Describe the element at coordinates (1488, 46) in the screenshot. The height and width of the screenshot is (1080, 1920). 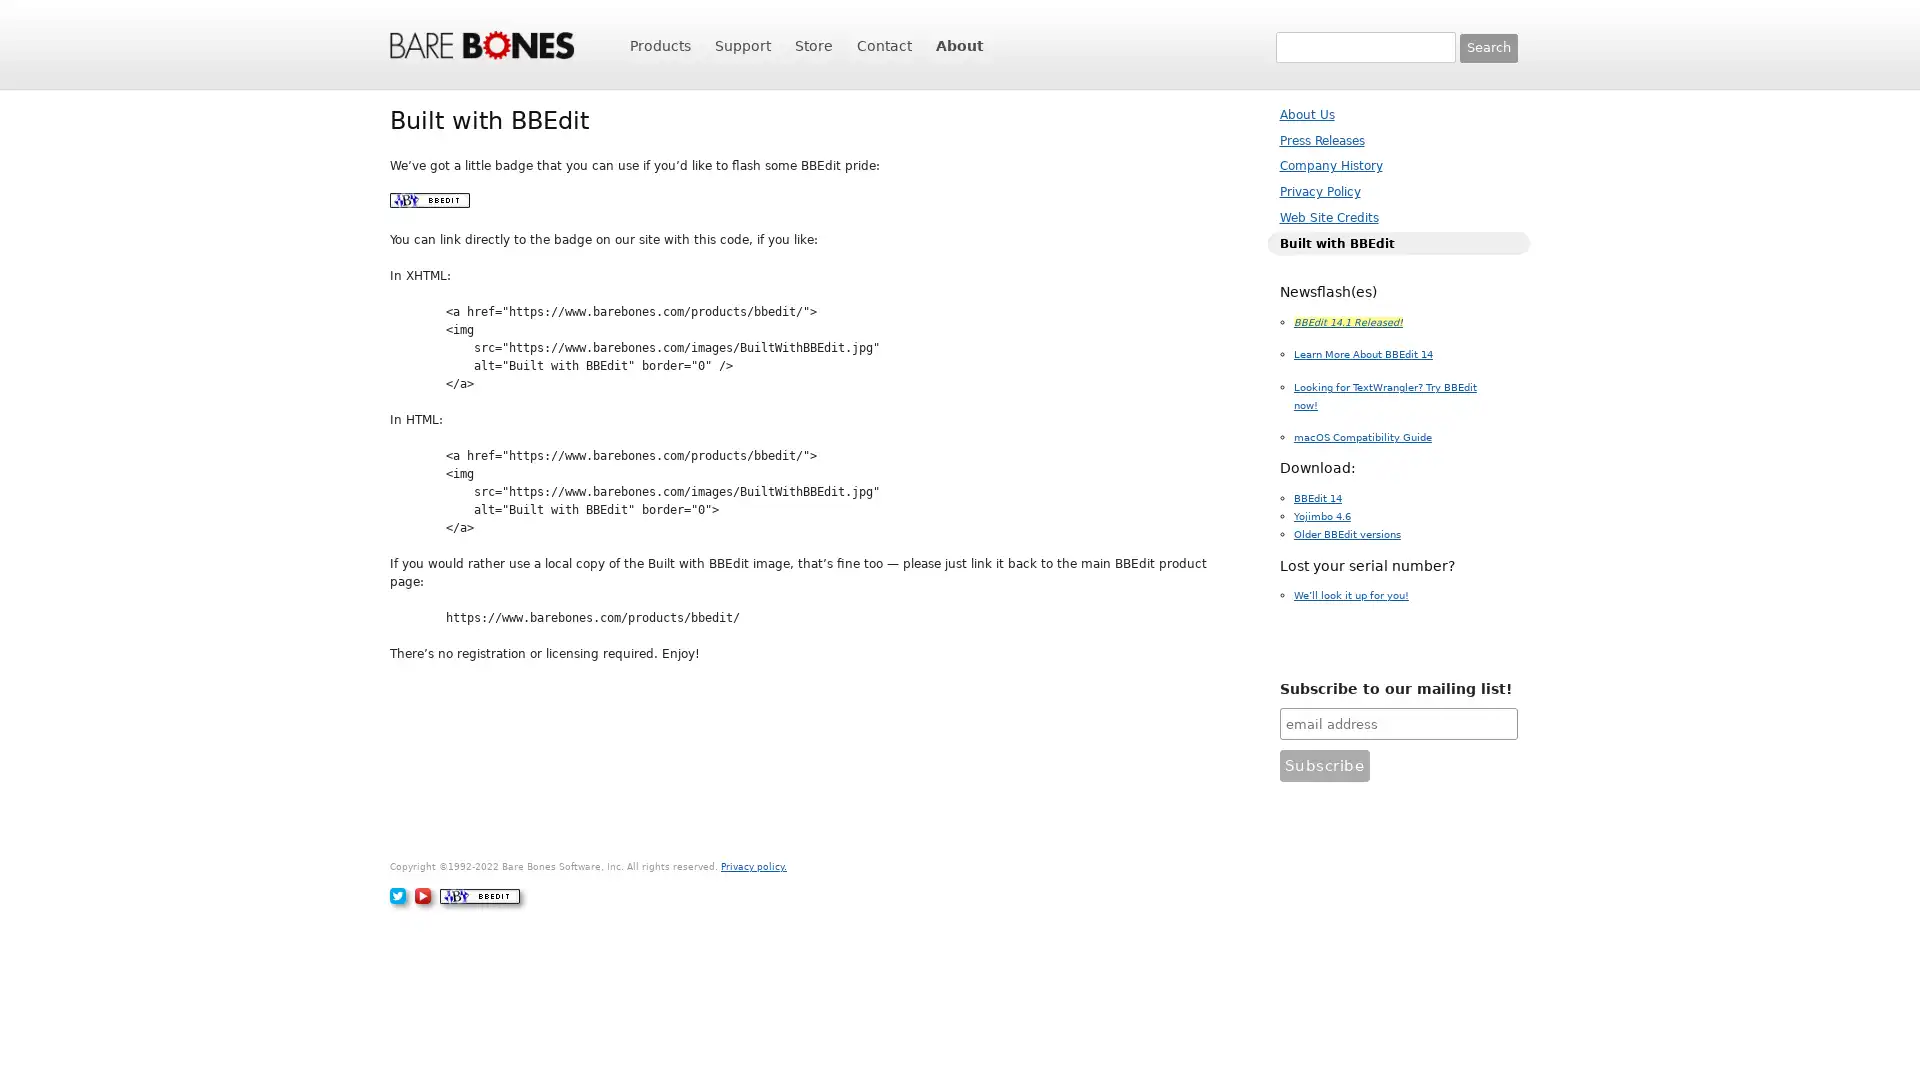
I see `Search` at that location.